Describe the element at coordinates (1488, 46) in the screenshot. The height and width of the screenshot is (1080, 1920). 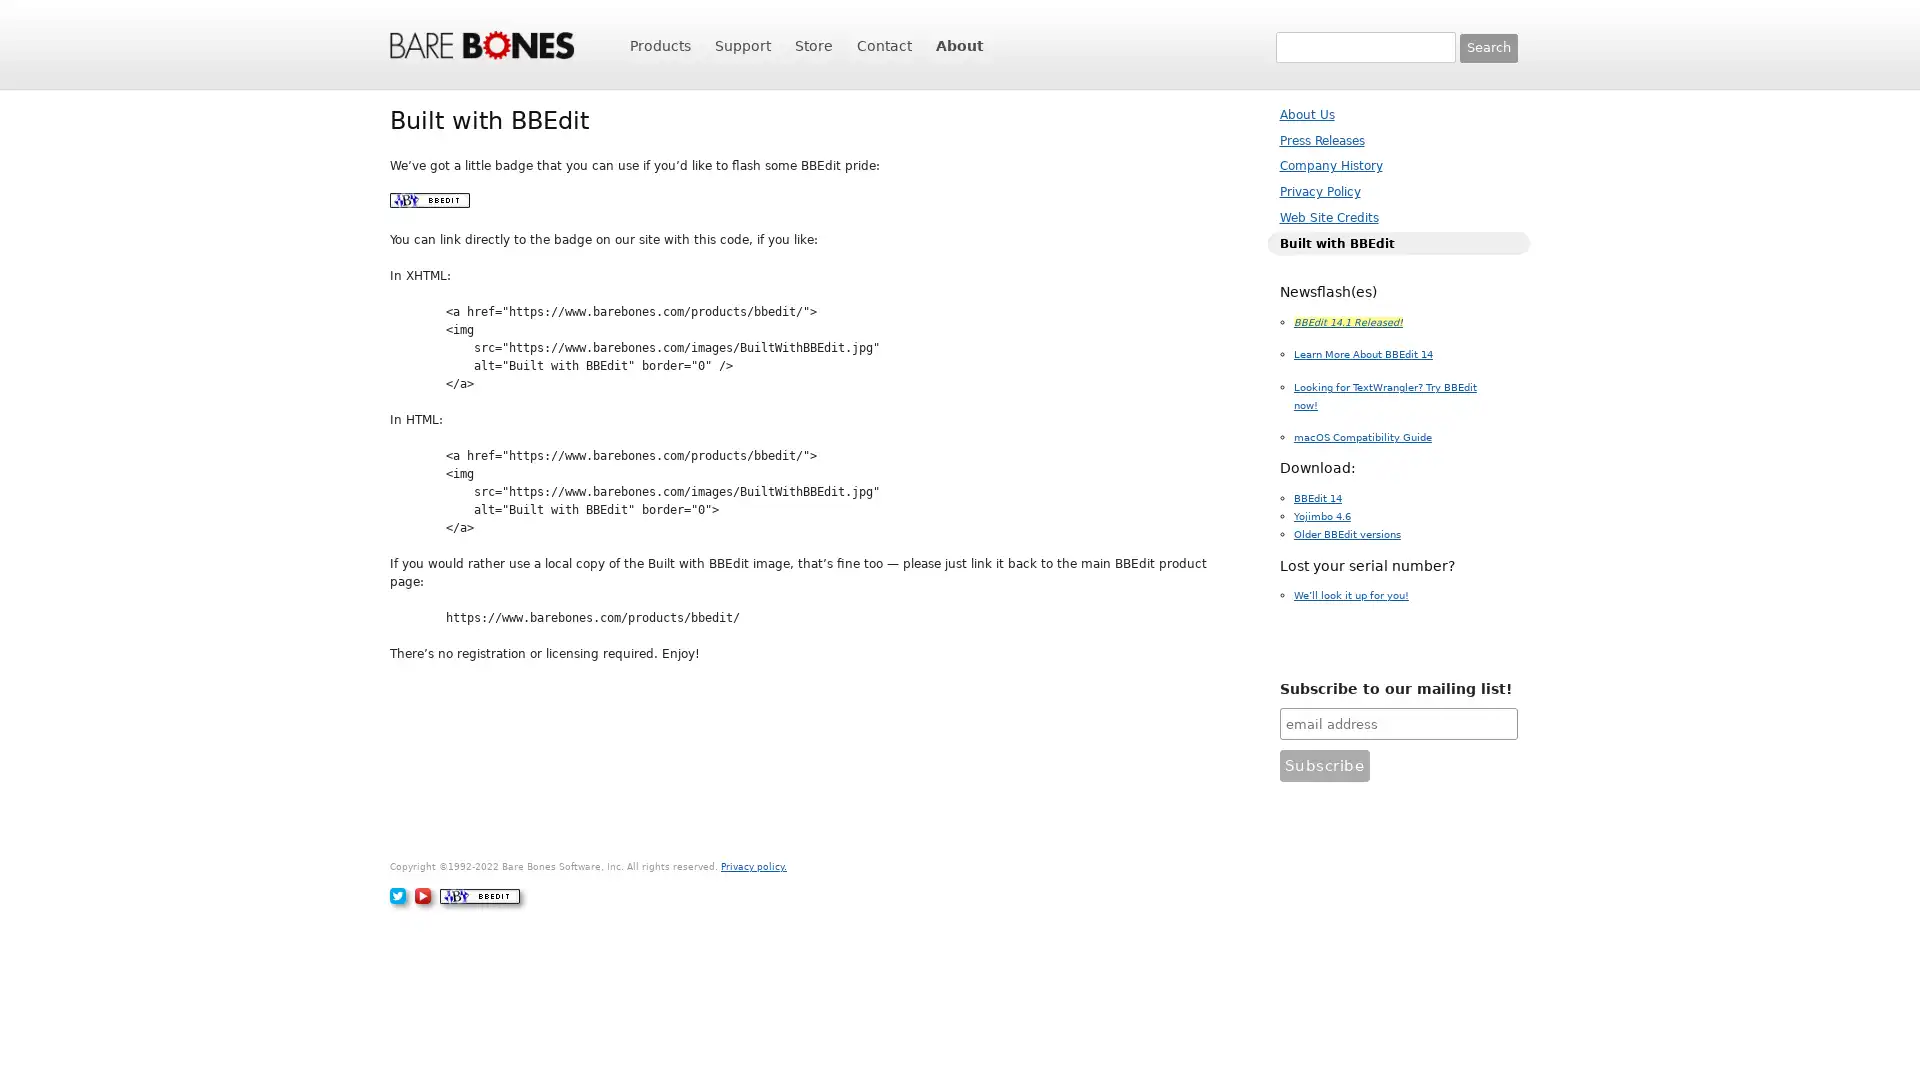
I see `Search` at that location.